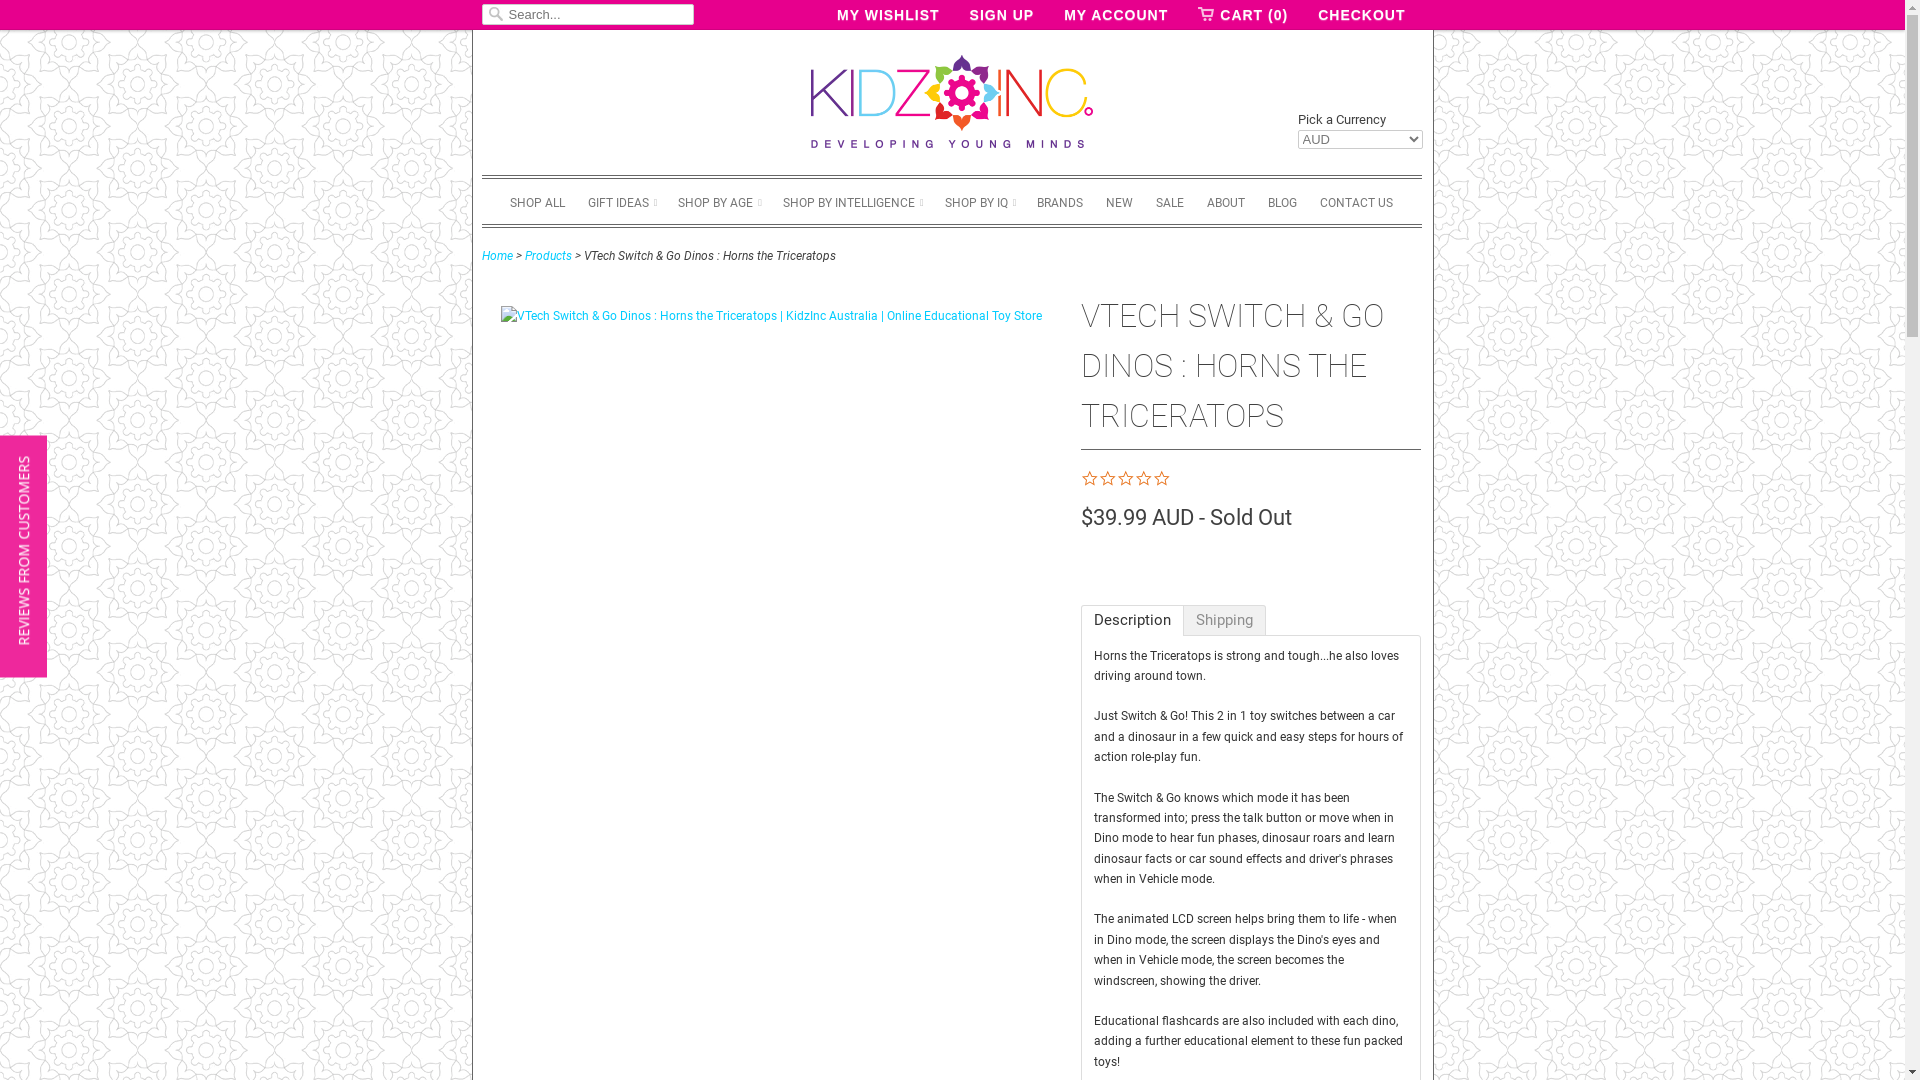 This screenshot has width=1920, height=1080. I want to click on 'MY WISHLIST', so click(887, 15).